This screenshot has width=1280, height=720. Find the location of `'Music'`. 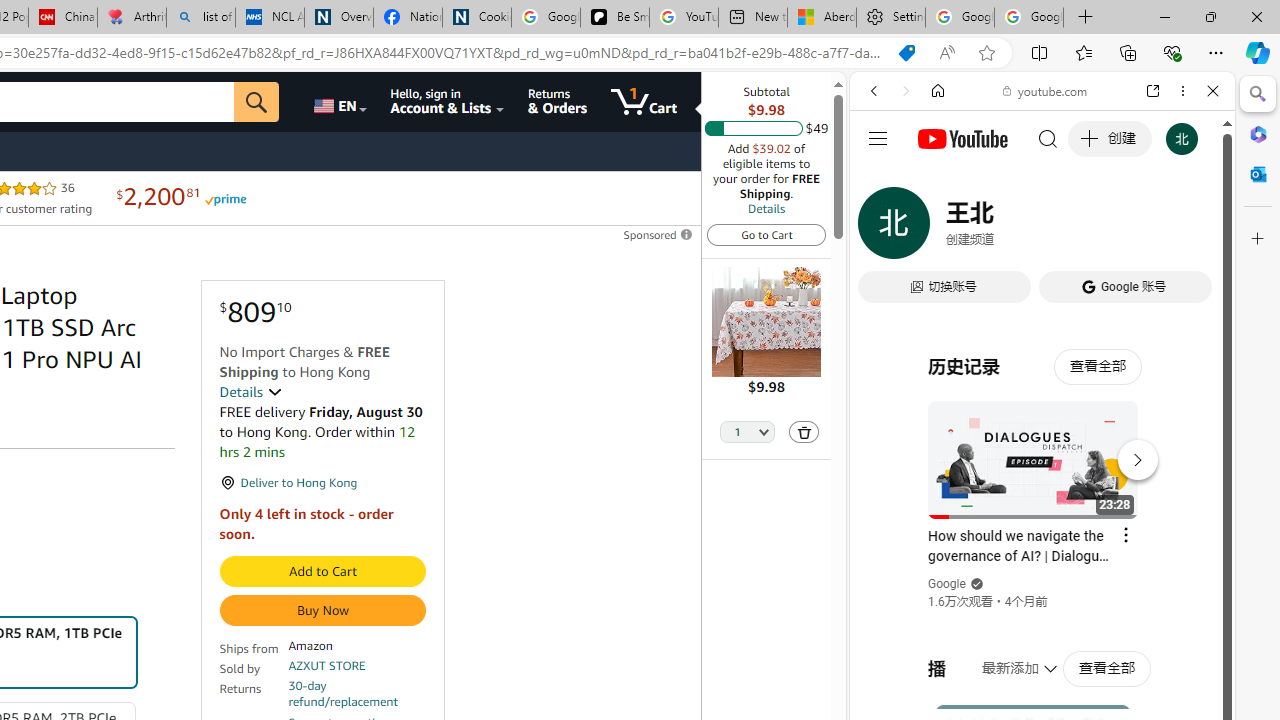

'Music' is located at coordinates (1041, 543).